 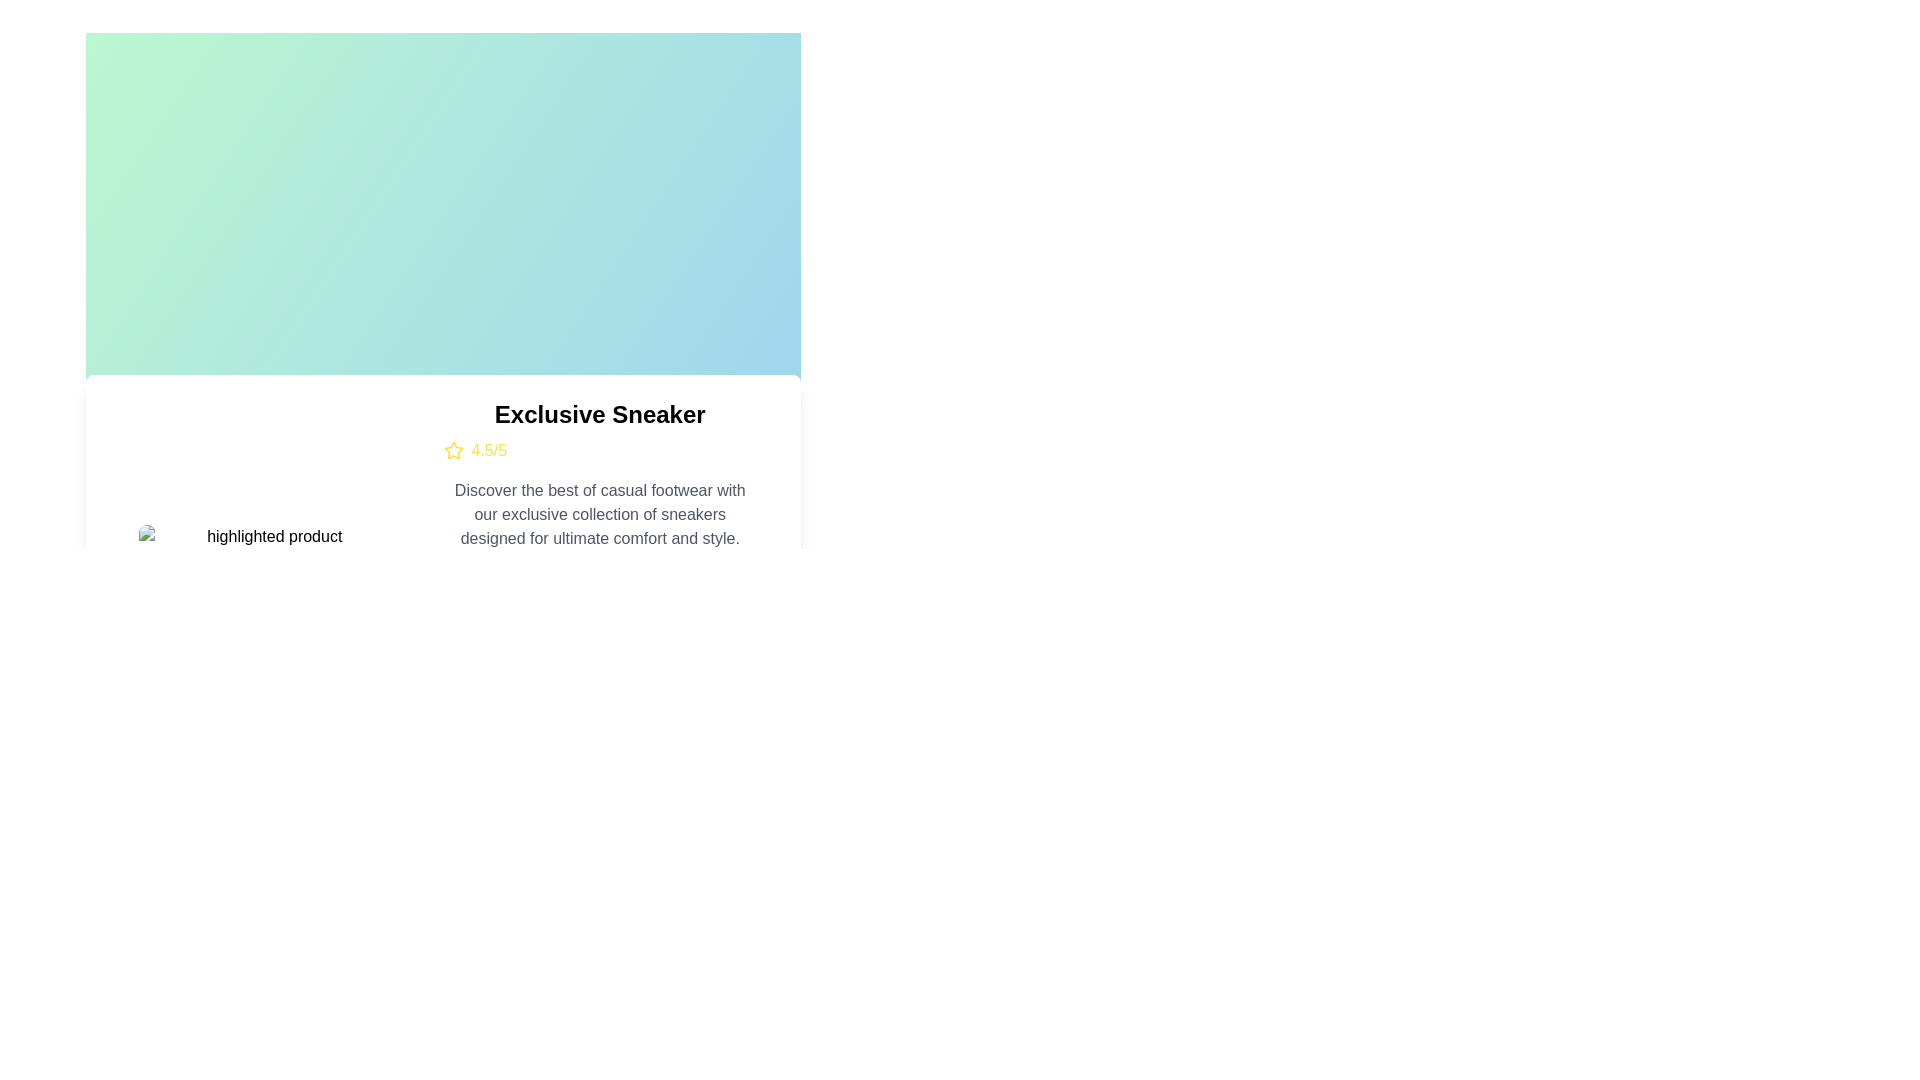 What do you see at coordinates (452, 451) in the screenshot?
I see `the star rating icon located on the left side of the rating element displaying '4.5/5'` at bounding box center [452, 451].